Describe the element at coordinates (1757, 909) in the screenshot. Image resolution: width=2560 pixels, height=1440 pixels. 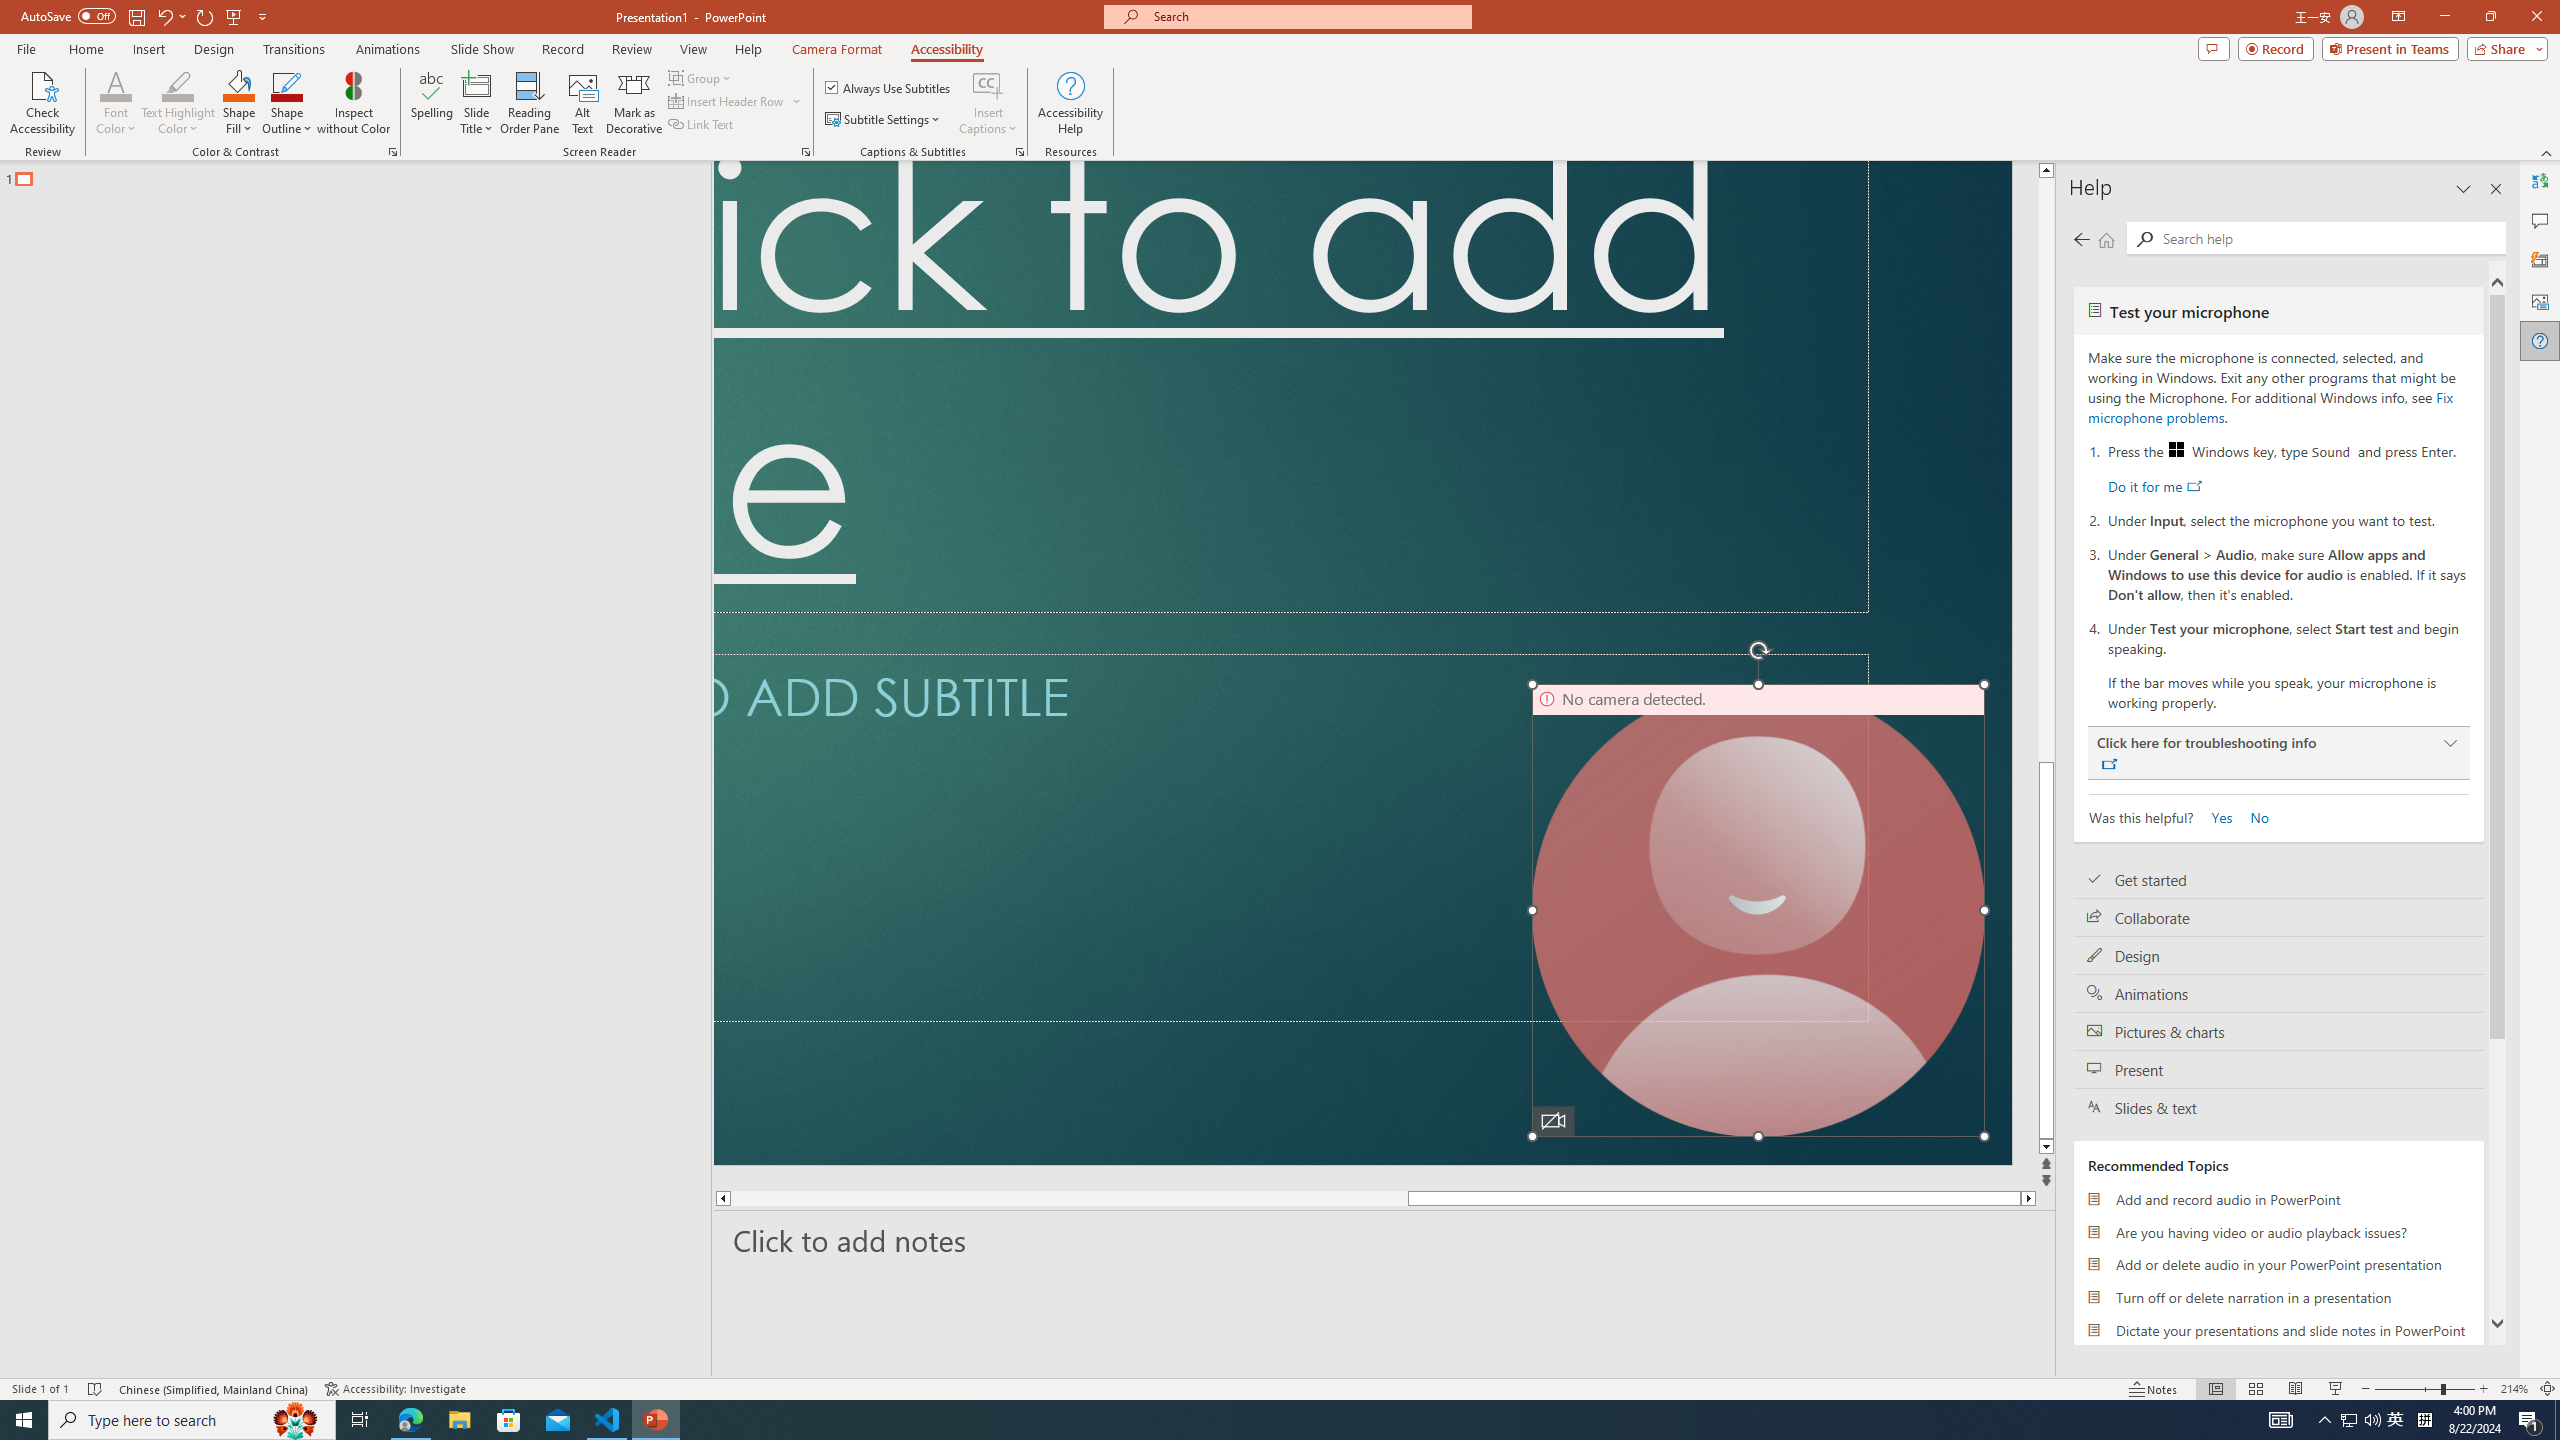
I see `'Camera 8, No camera detected.'` at that location.